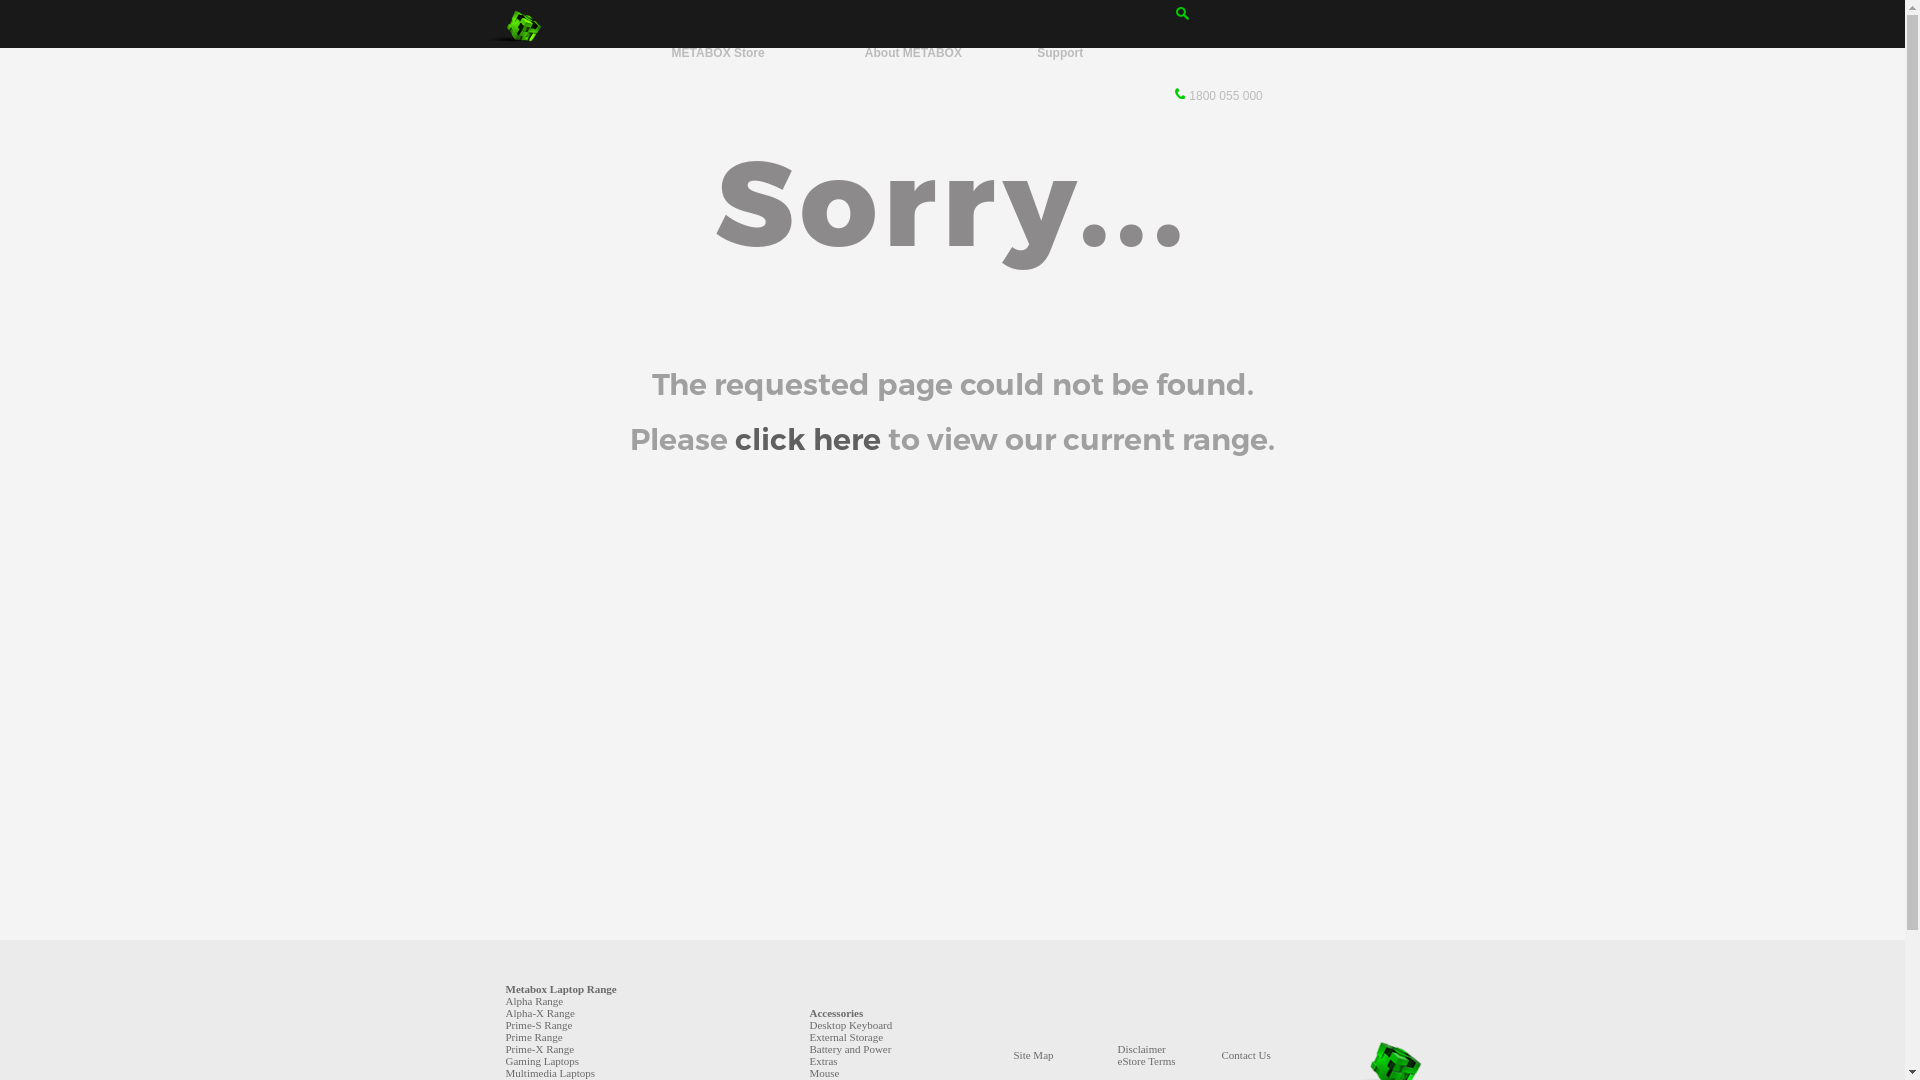  Describe the element at coordinates (846, 1036) in the screenshot. I see `'External Storage'` at that location.